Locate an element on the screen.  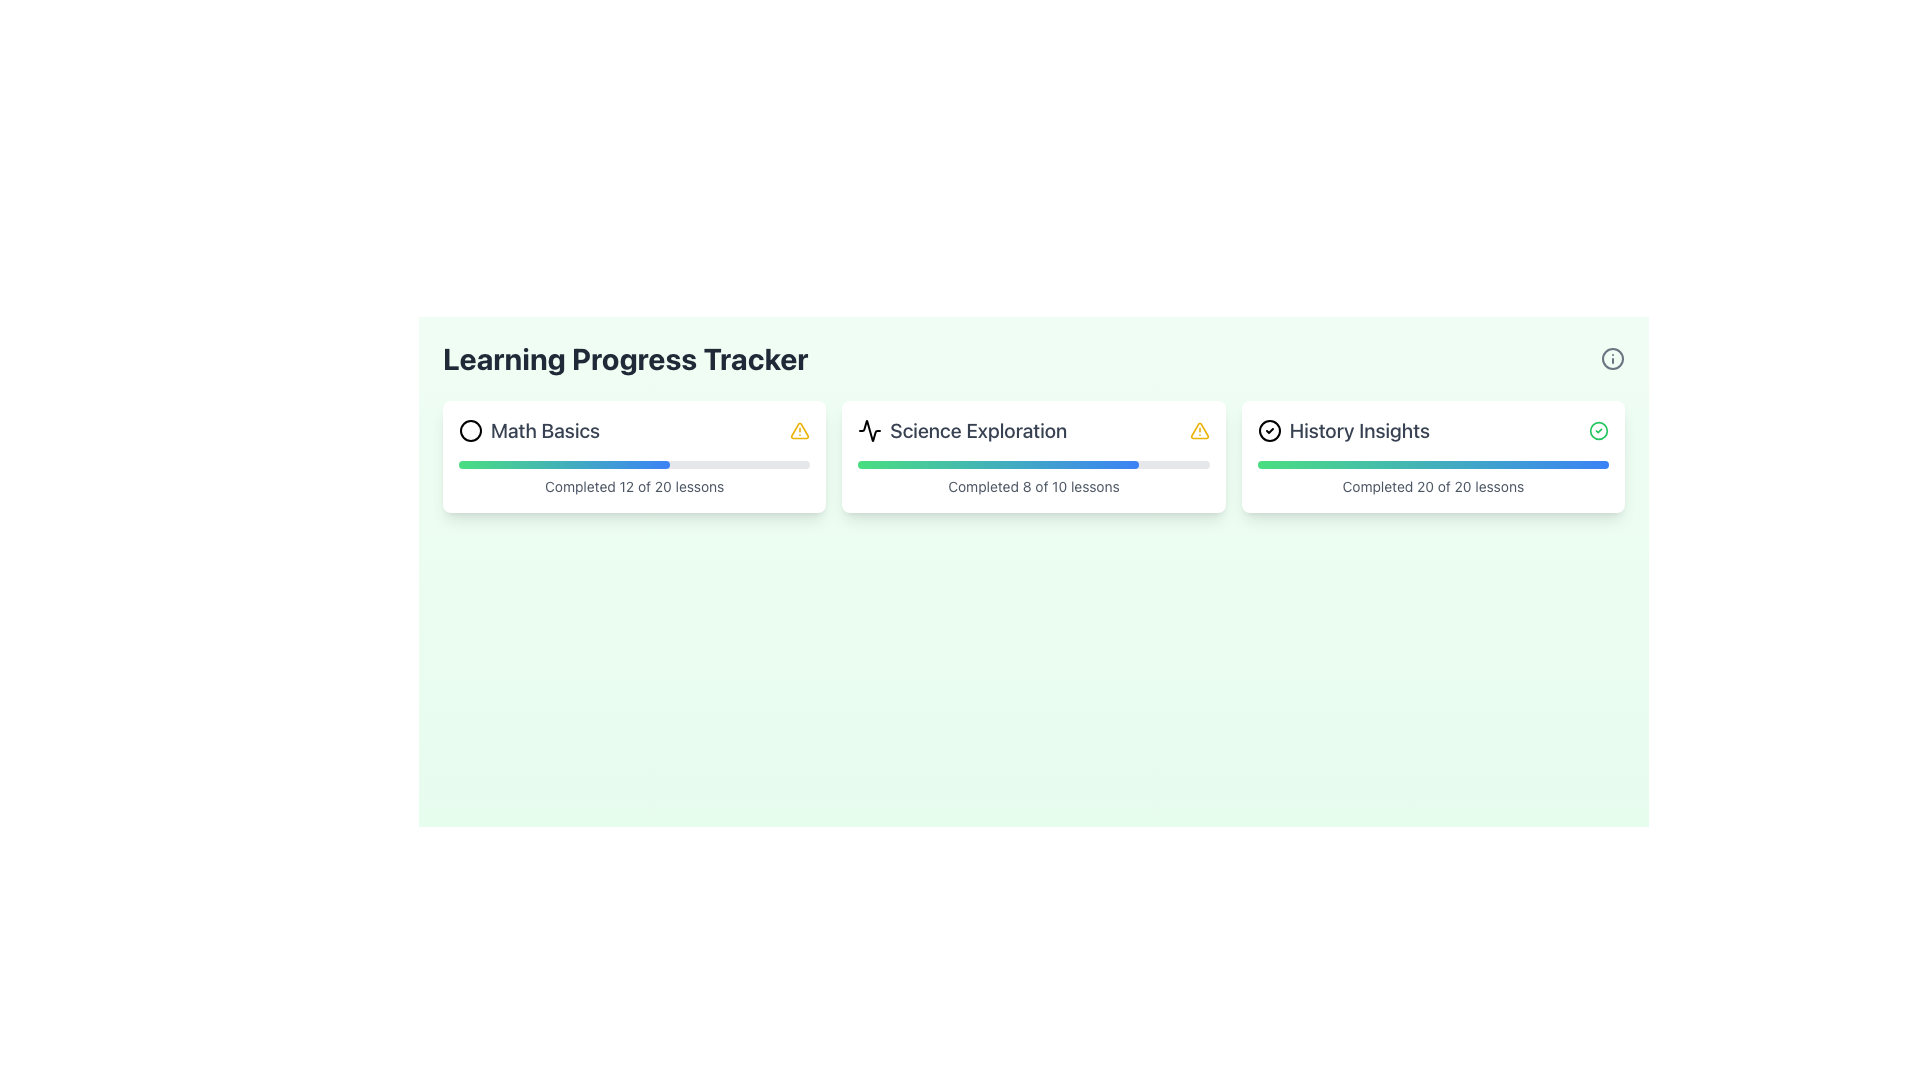
the circular gray info/help icon located in the upper-right corner of the Learning Progress Tracker section is located at coordinates (1612, 357).